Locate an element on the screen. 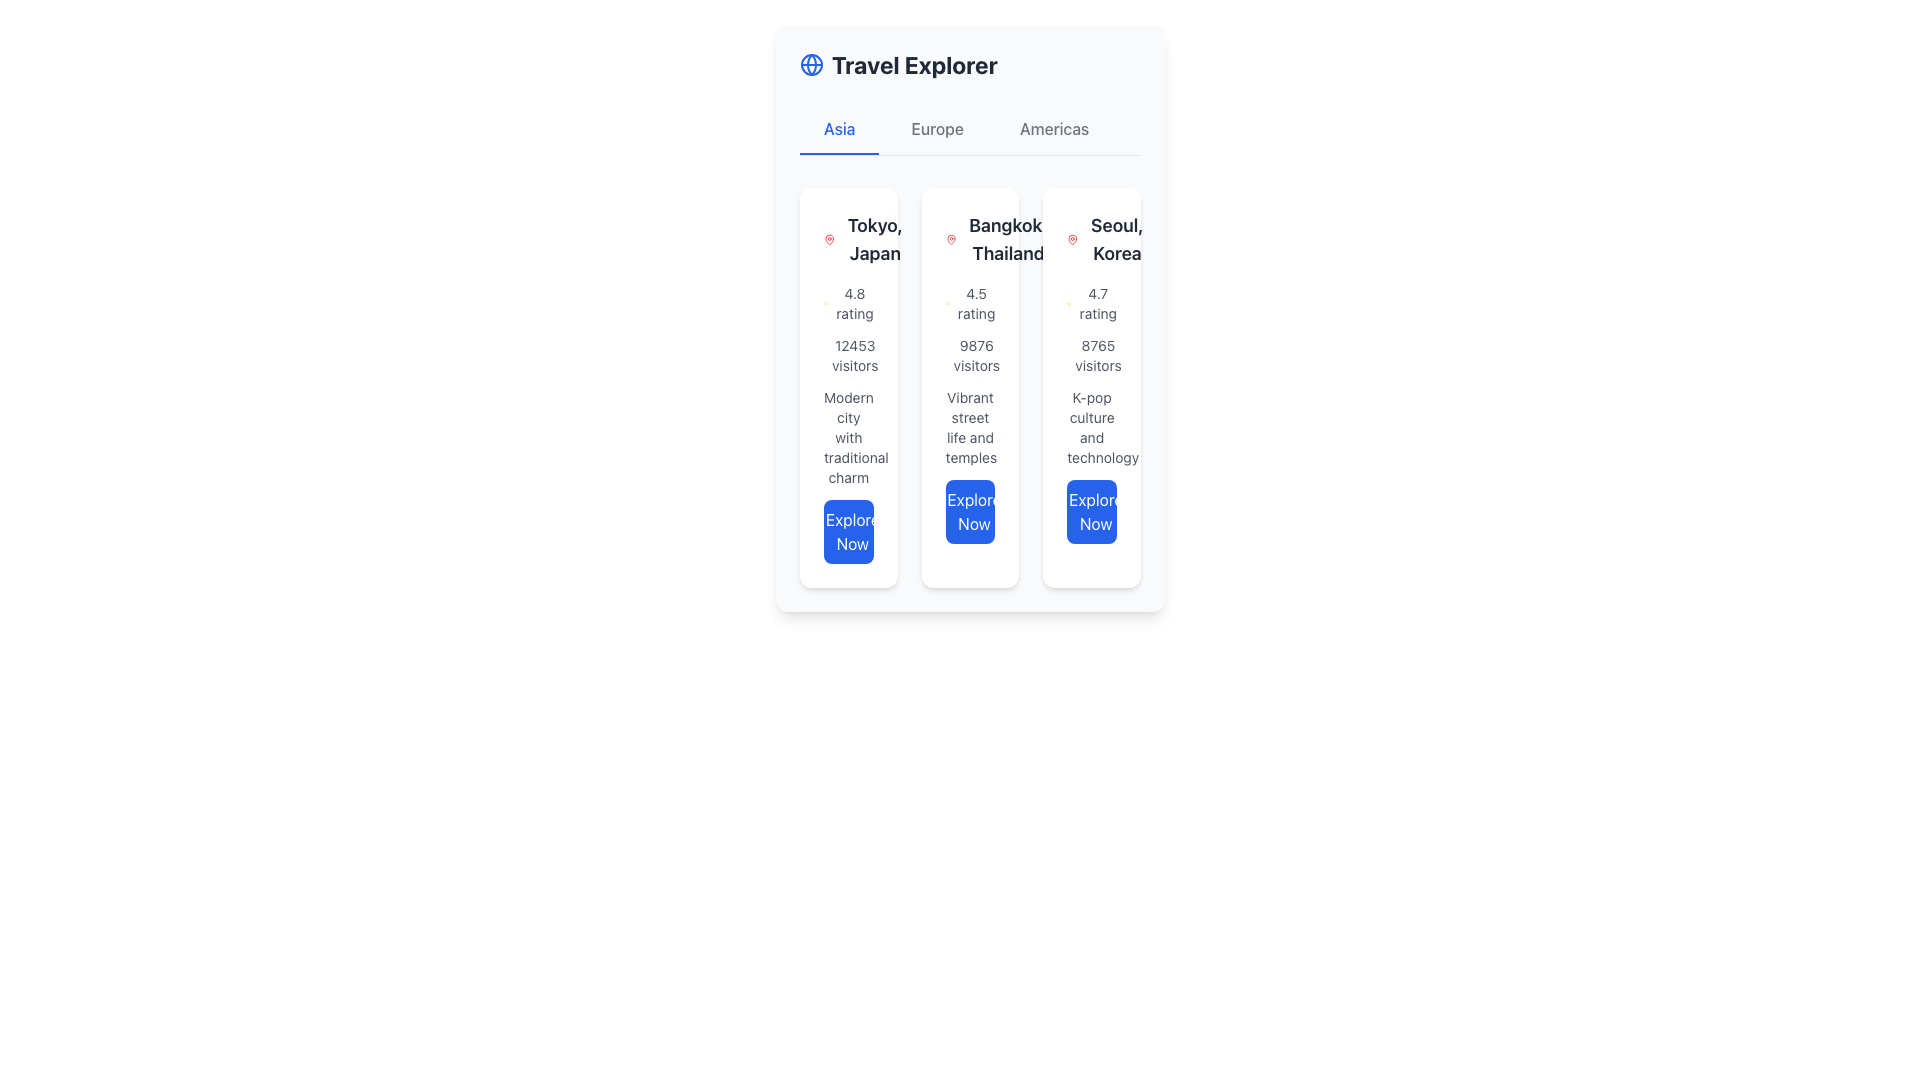 The height and width of the screenshot is (1080, 1920). the '4.7 rating' text element styled in small gray font with a yellow star icon, located on the 'Seoul, Korea' card is located at coordinates (1091, 304).